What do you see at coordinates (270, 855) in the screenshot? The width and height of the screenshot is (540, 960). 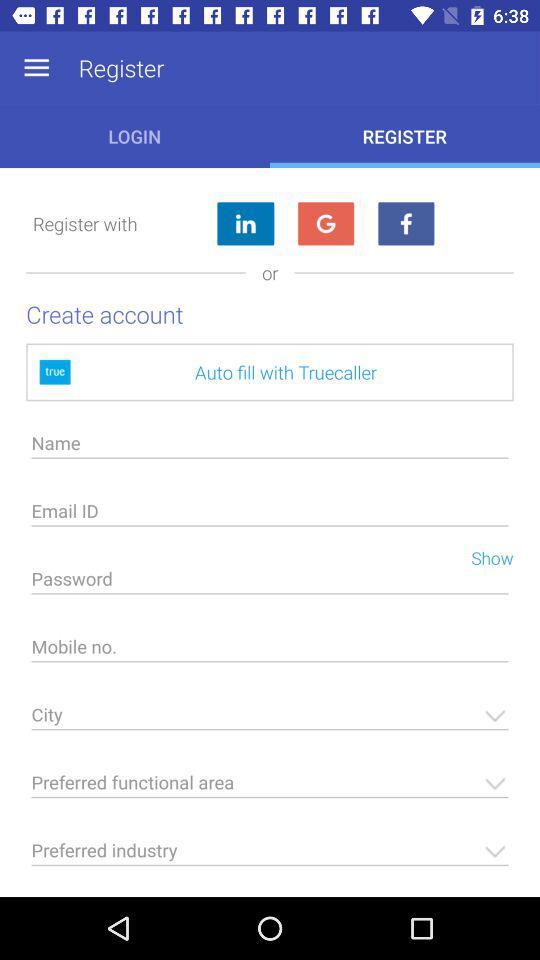 I see `preferred industry` at bounding box center [270, 855].